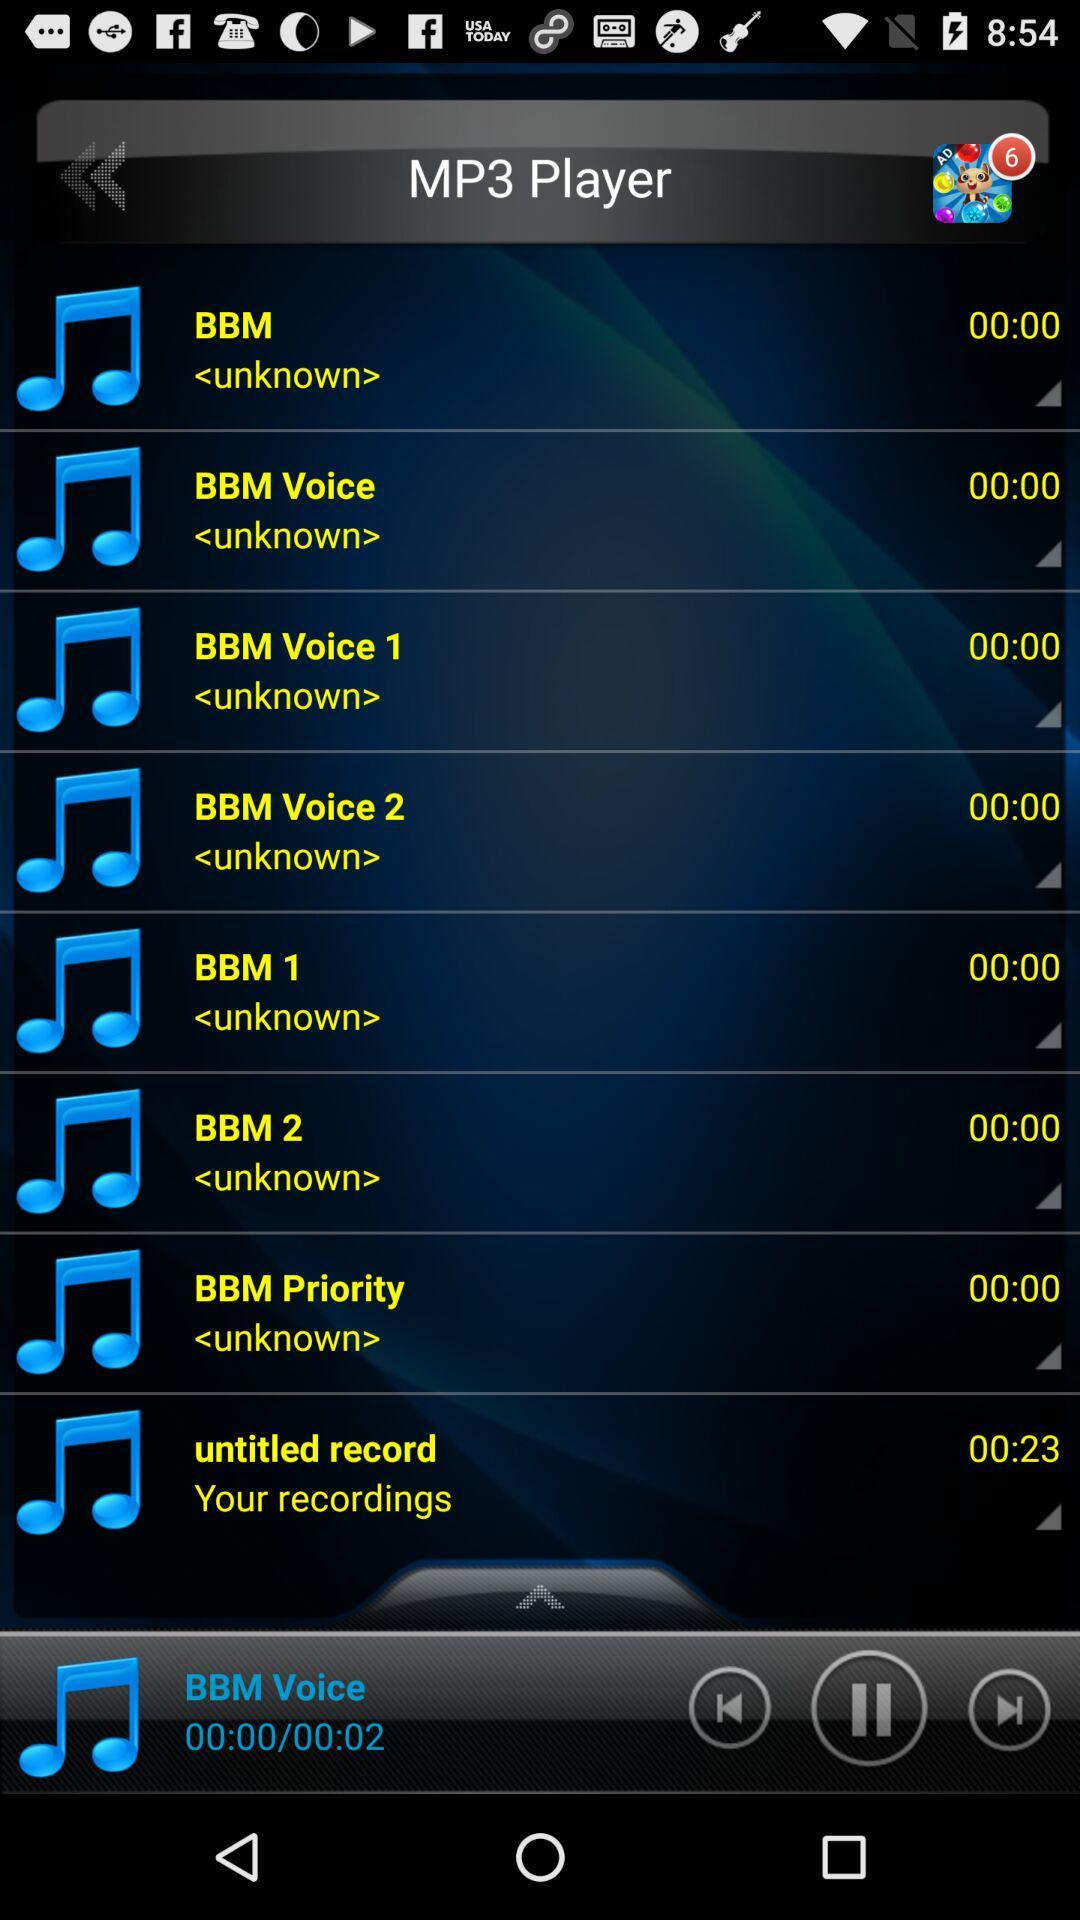  What do you see at coordinates (78, 1830) in the screenshot?
I see `the music icon` at bounding box center [78, 1830].